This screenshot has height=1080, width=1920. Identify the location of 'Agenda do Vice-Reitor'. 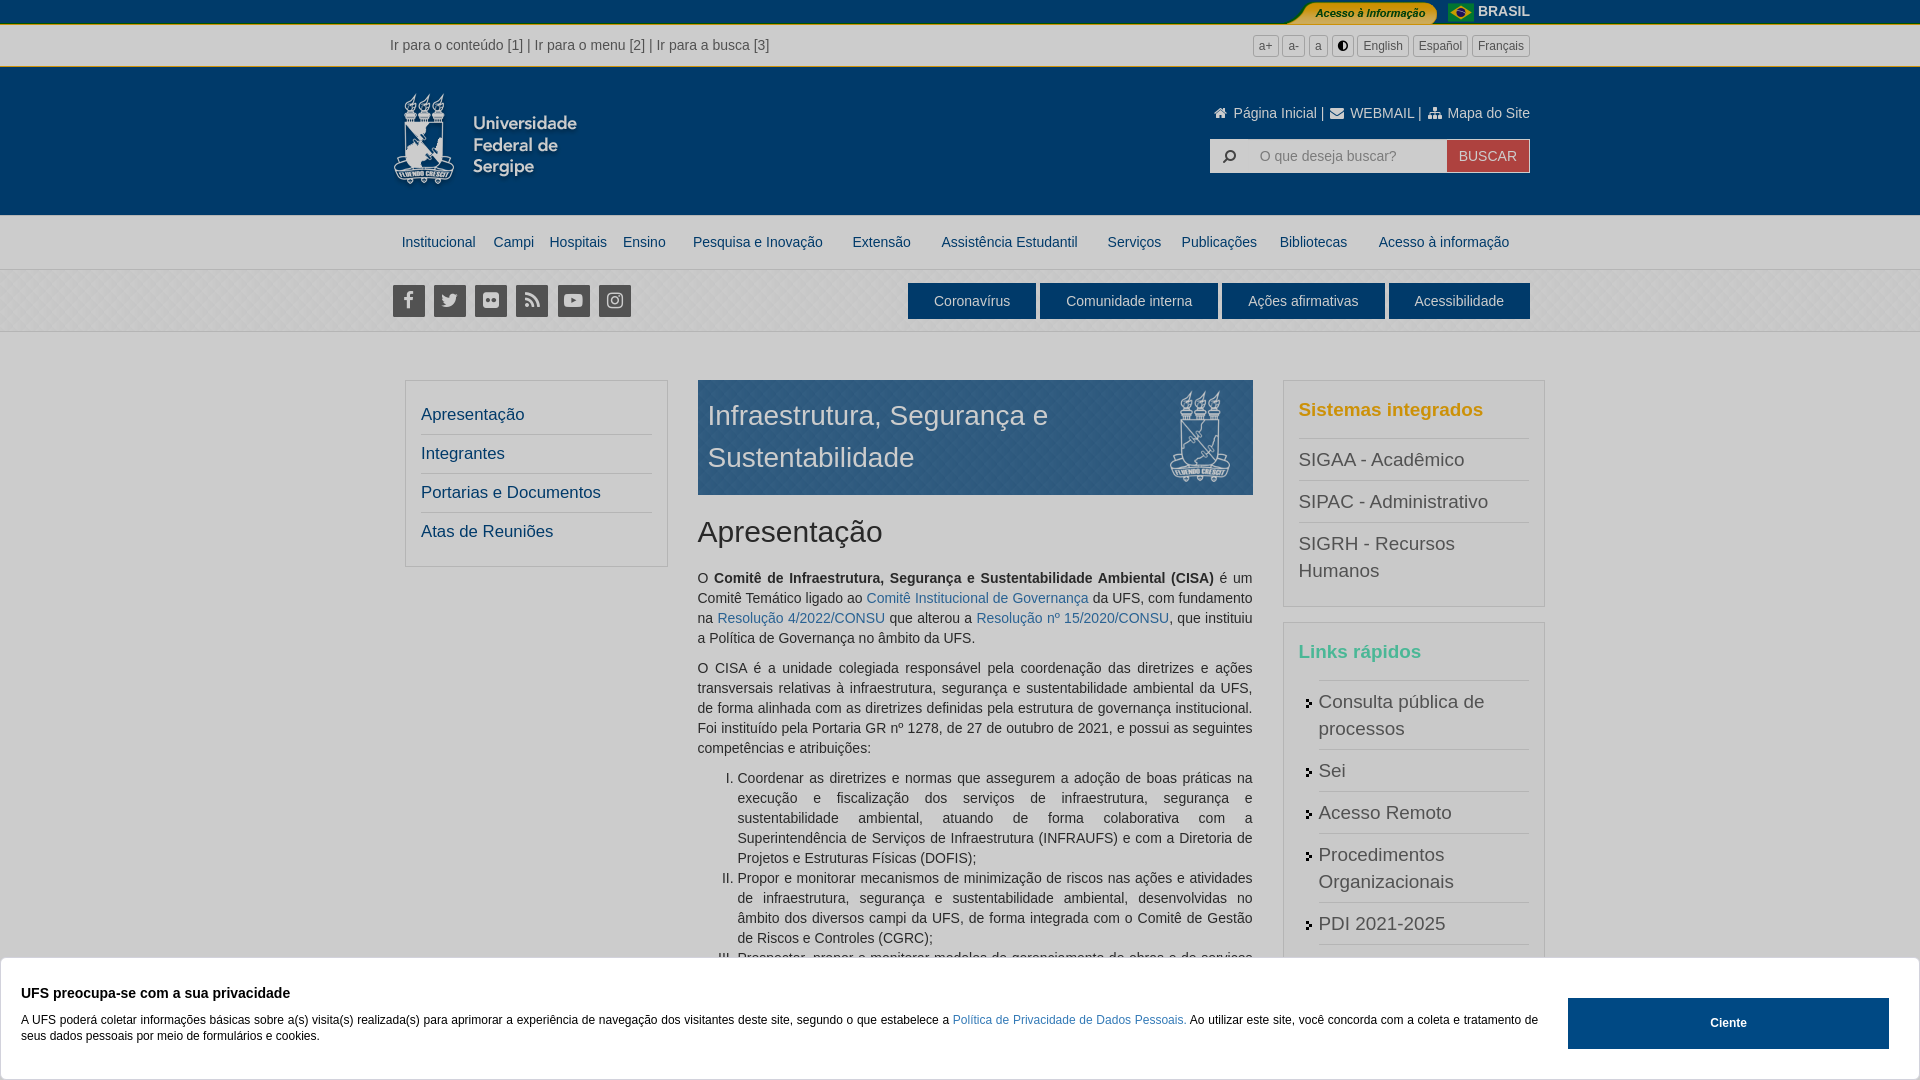
(1411, 1007).